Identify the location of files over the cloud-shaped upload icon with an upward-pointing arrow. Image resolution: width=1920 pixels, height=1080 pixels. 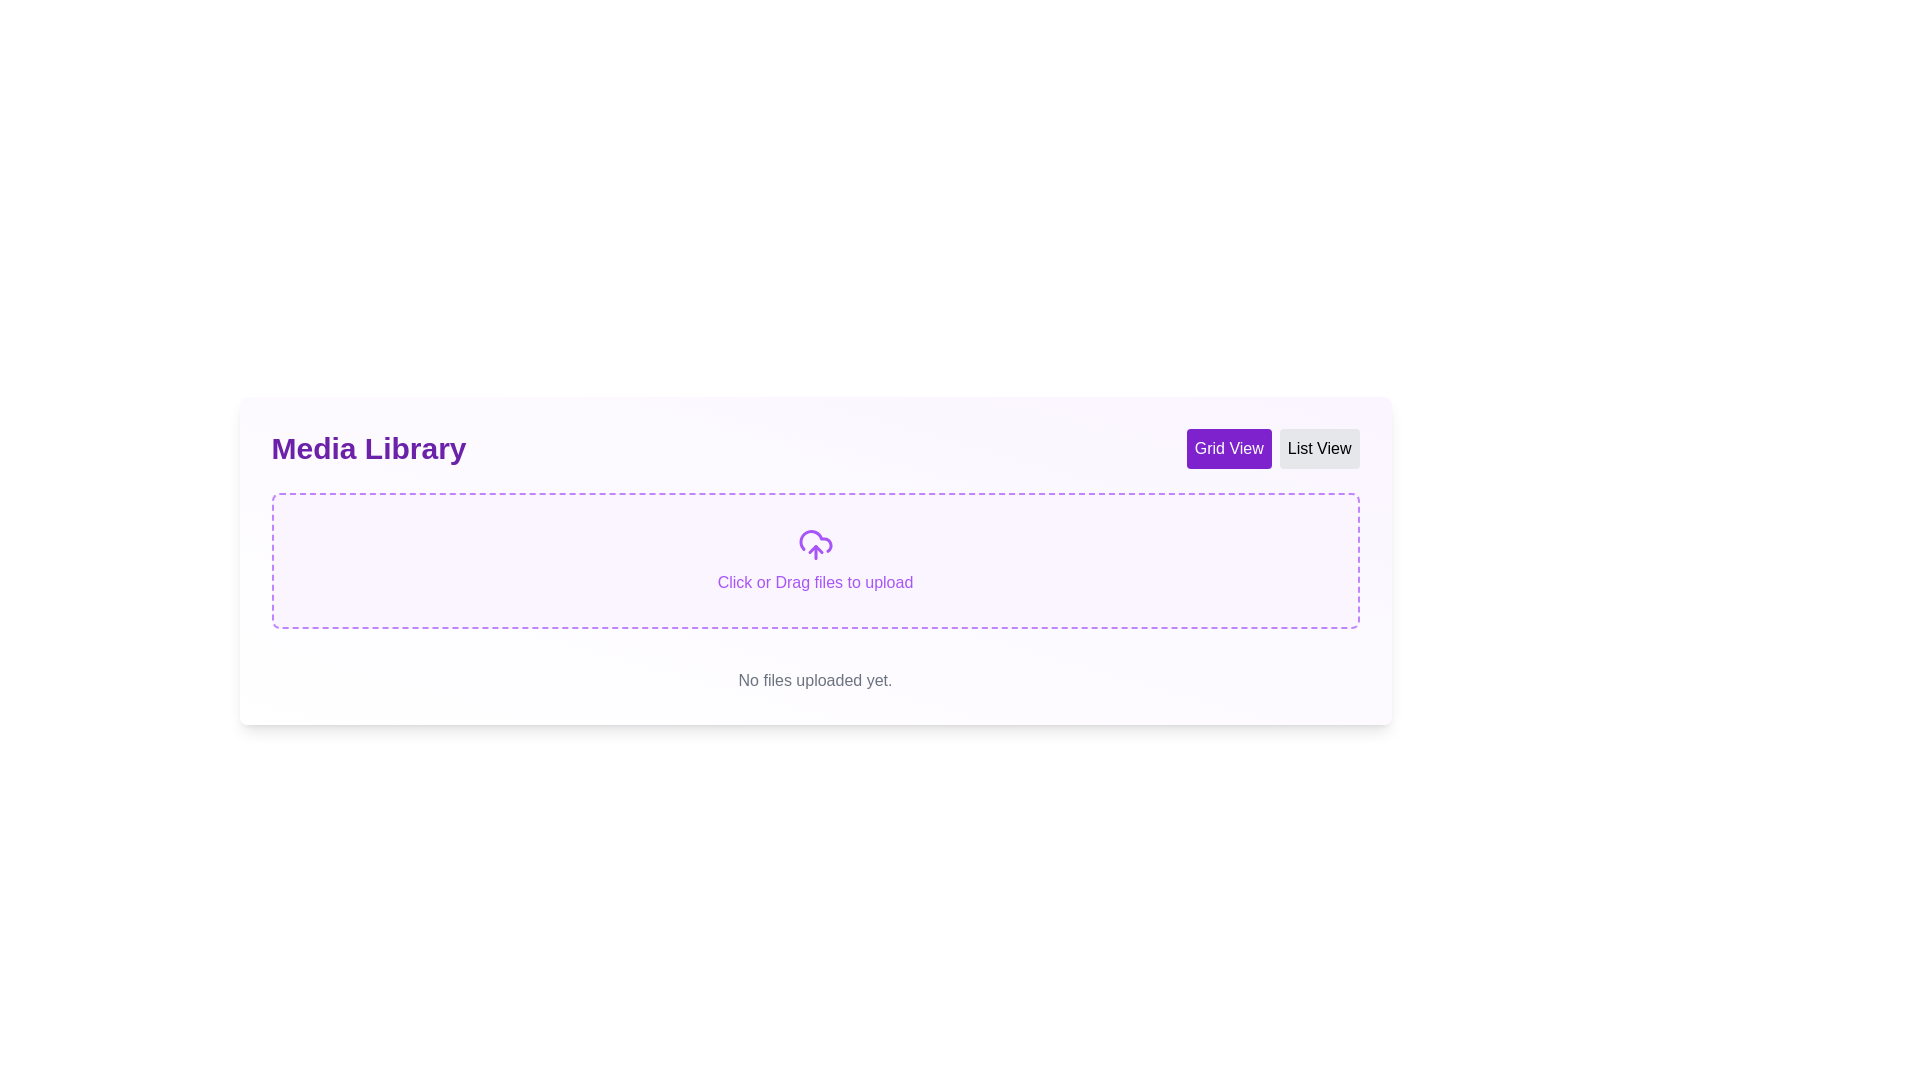
(815, 544).